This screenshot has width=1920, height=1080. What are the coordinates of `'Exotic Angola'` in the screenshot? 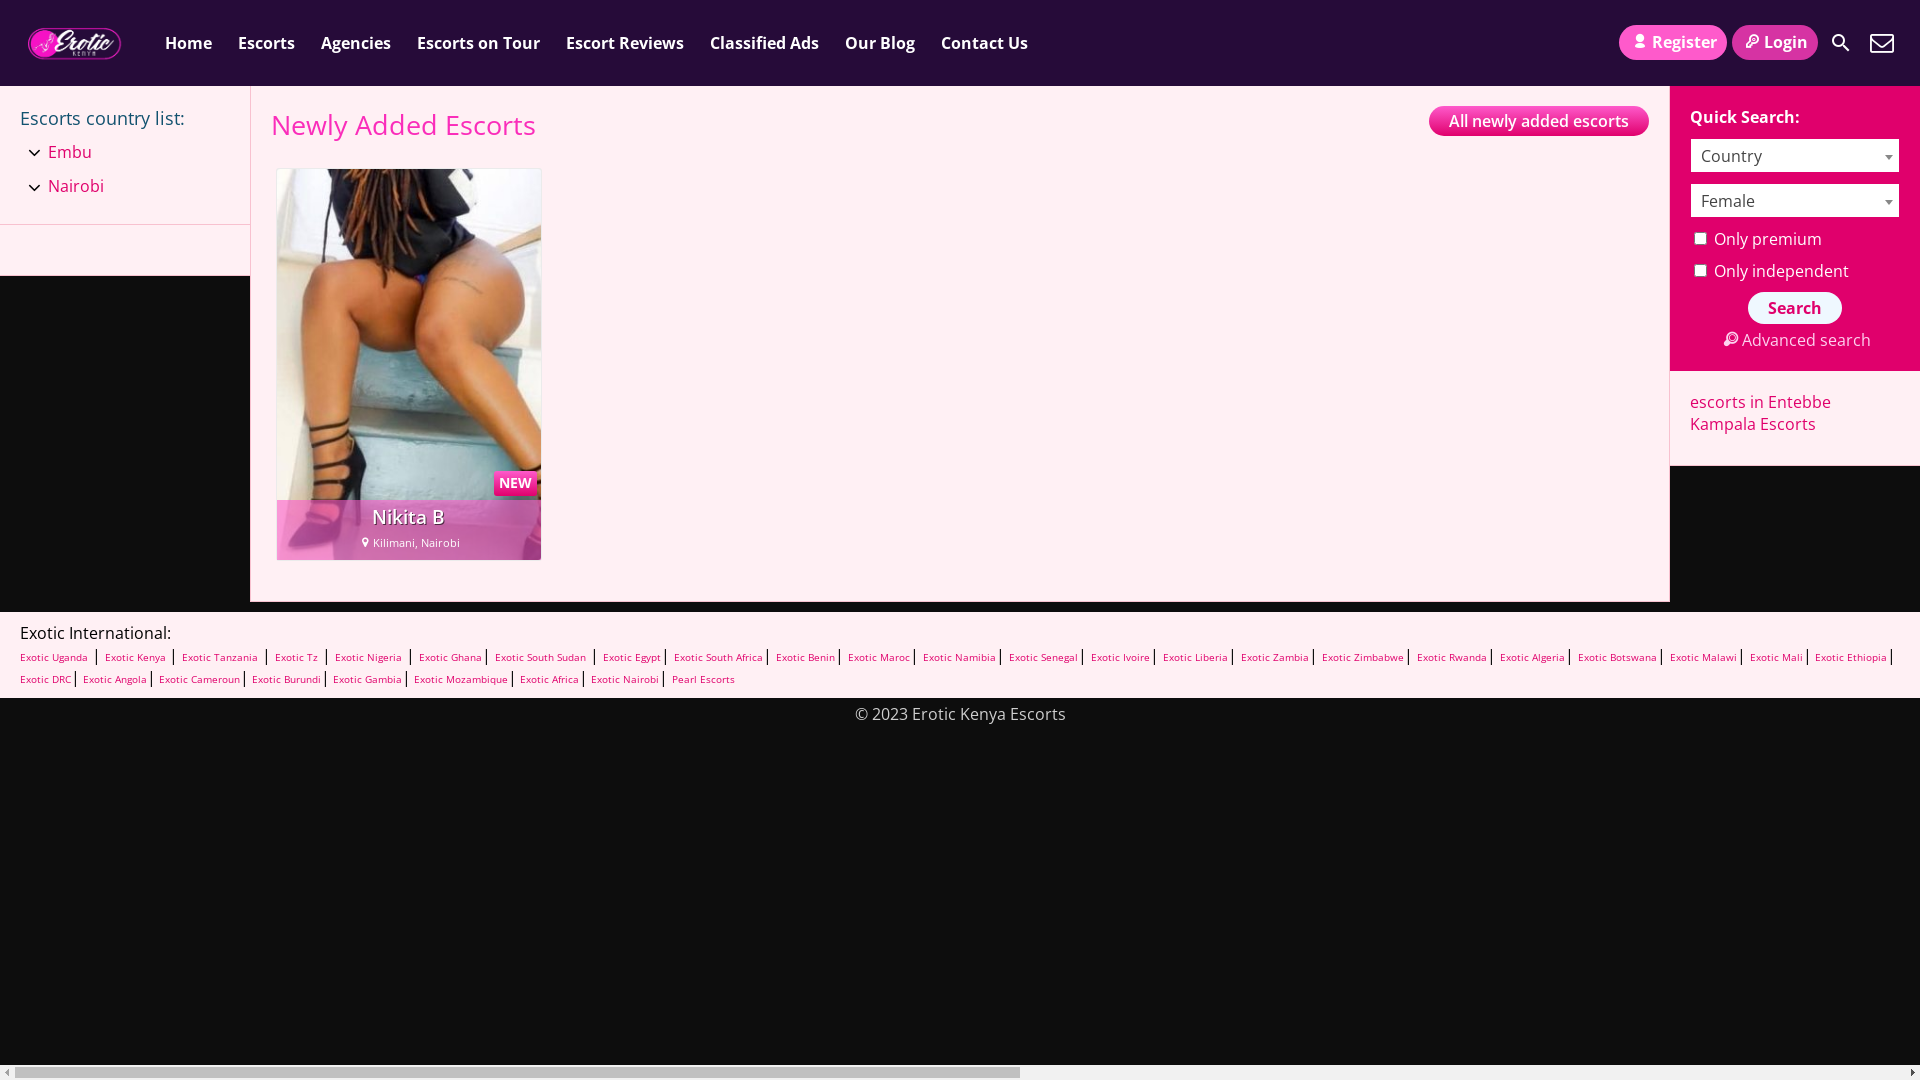 It's located at (112, 677).